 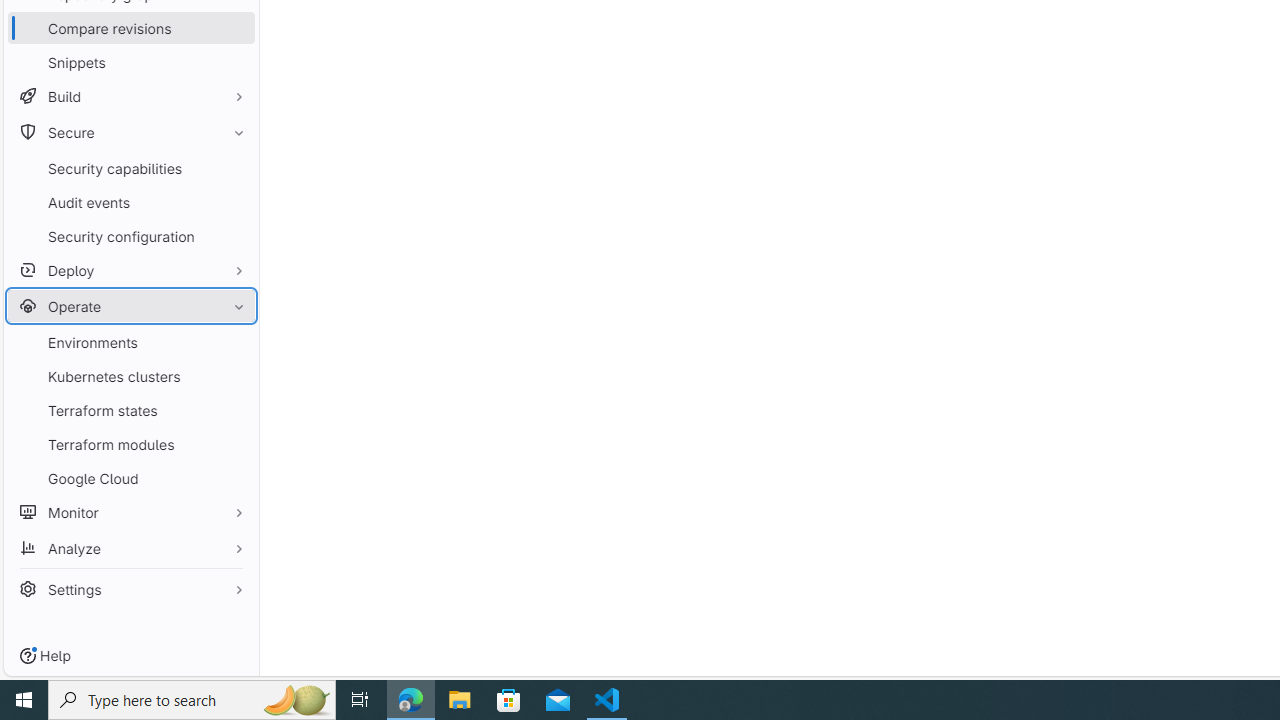 What do you see at coordinates (130, 132) in the screenshot?
I see `'Secure'` at bounding box center [130, 132].